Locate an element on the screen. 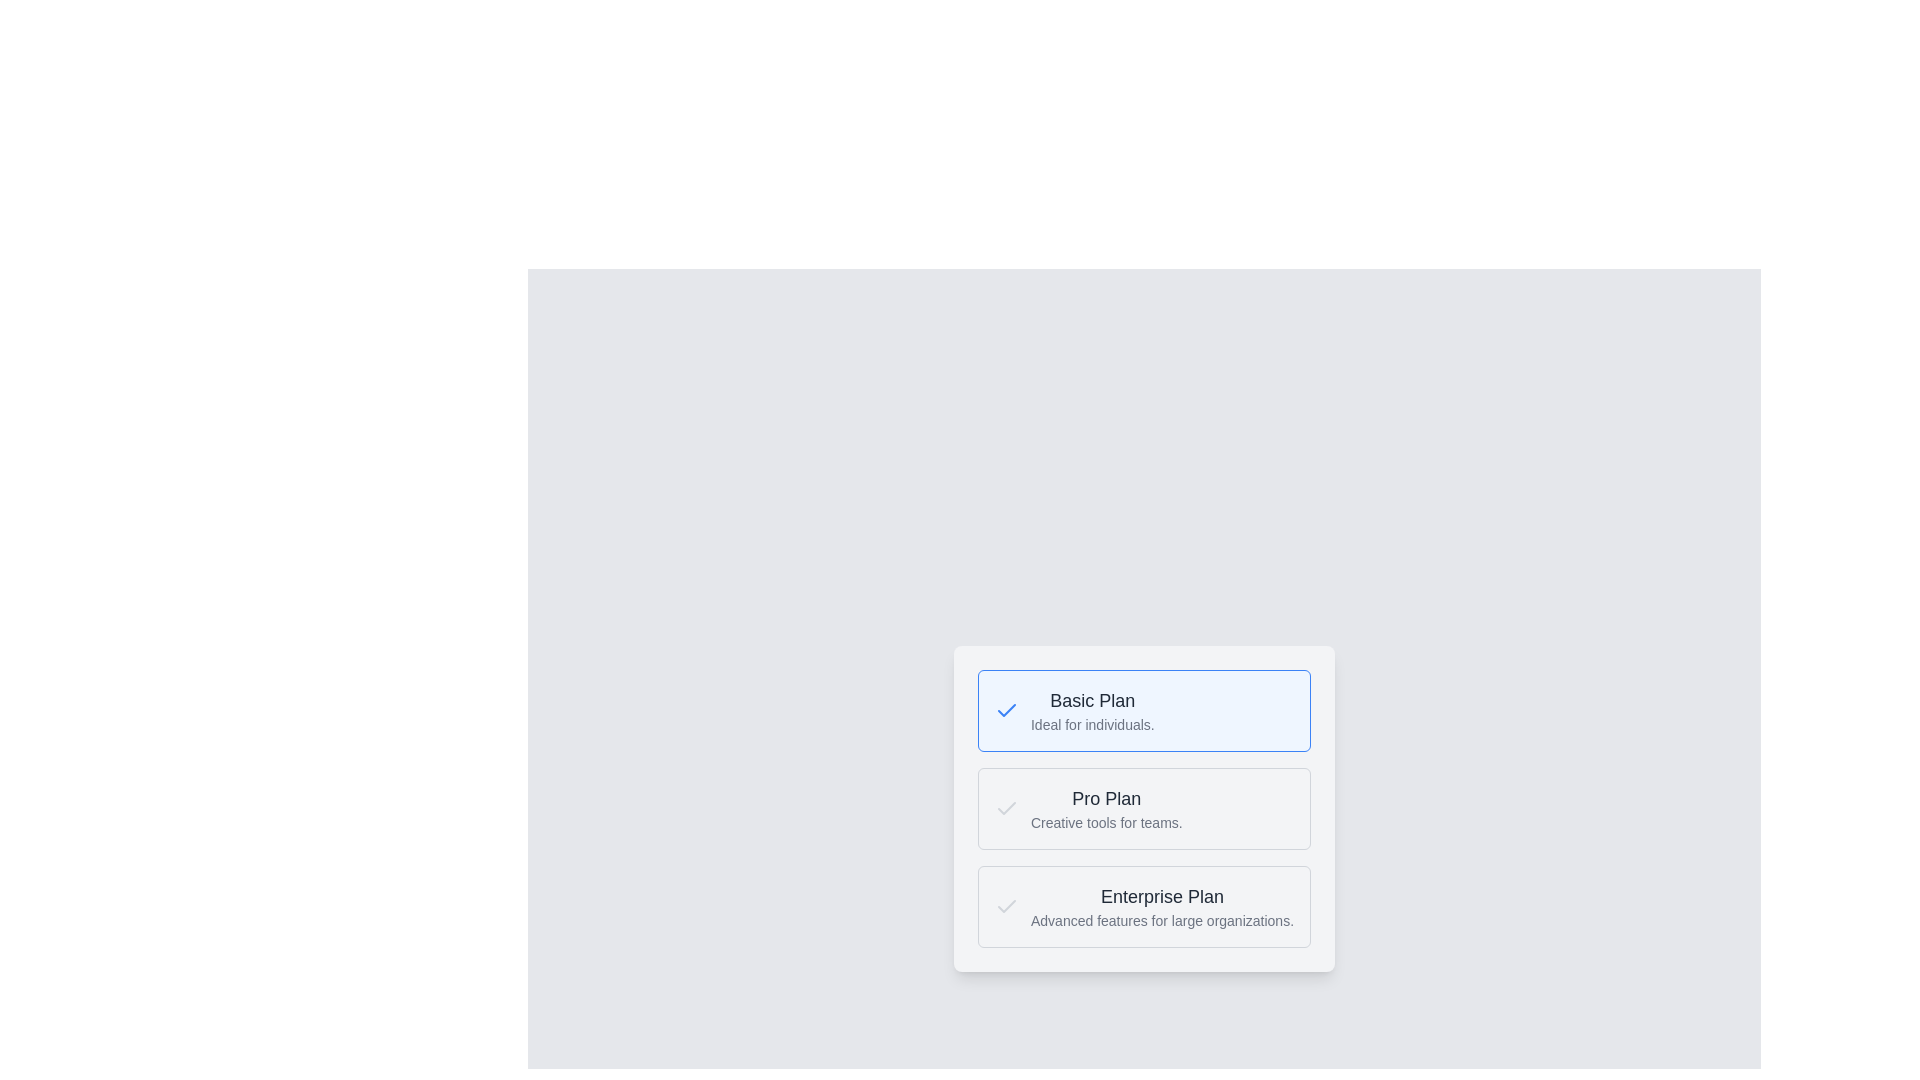  on the 'Enterprise Plan' selectable card item, which is the third card in a vertical stack, featuring a checkmark icon, a bold title in black, and a subtitle in gray is located at coordinates (1144, 906).